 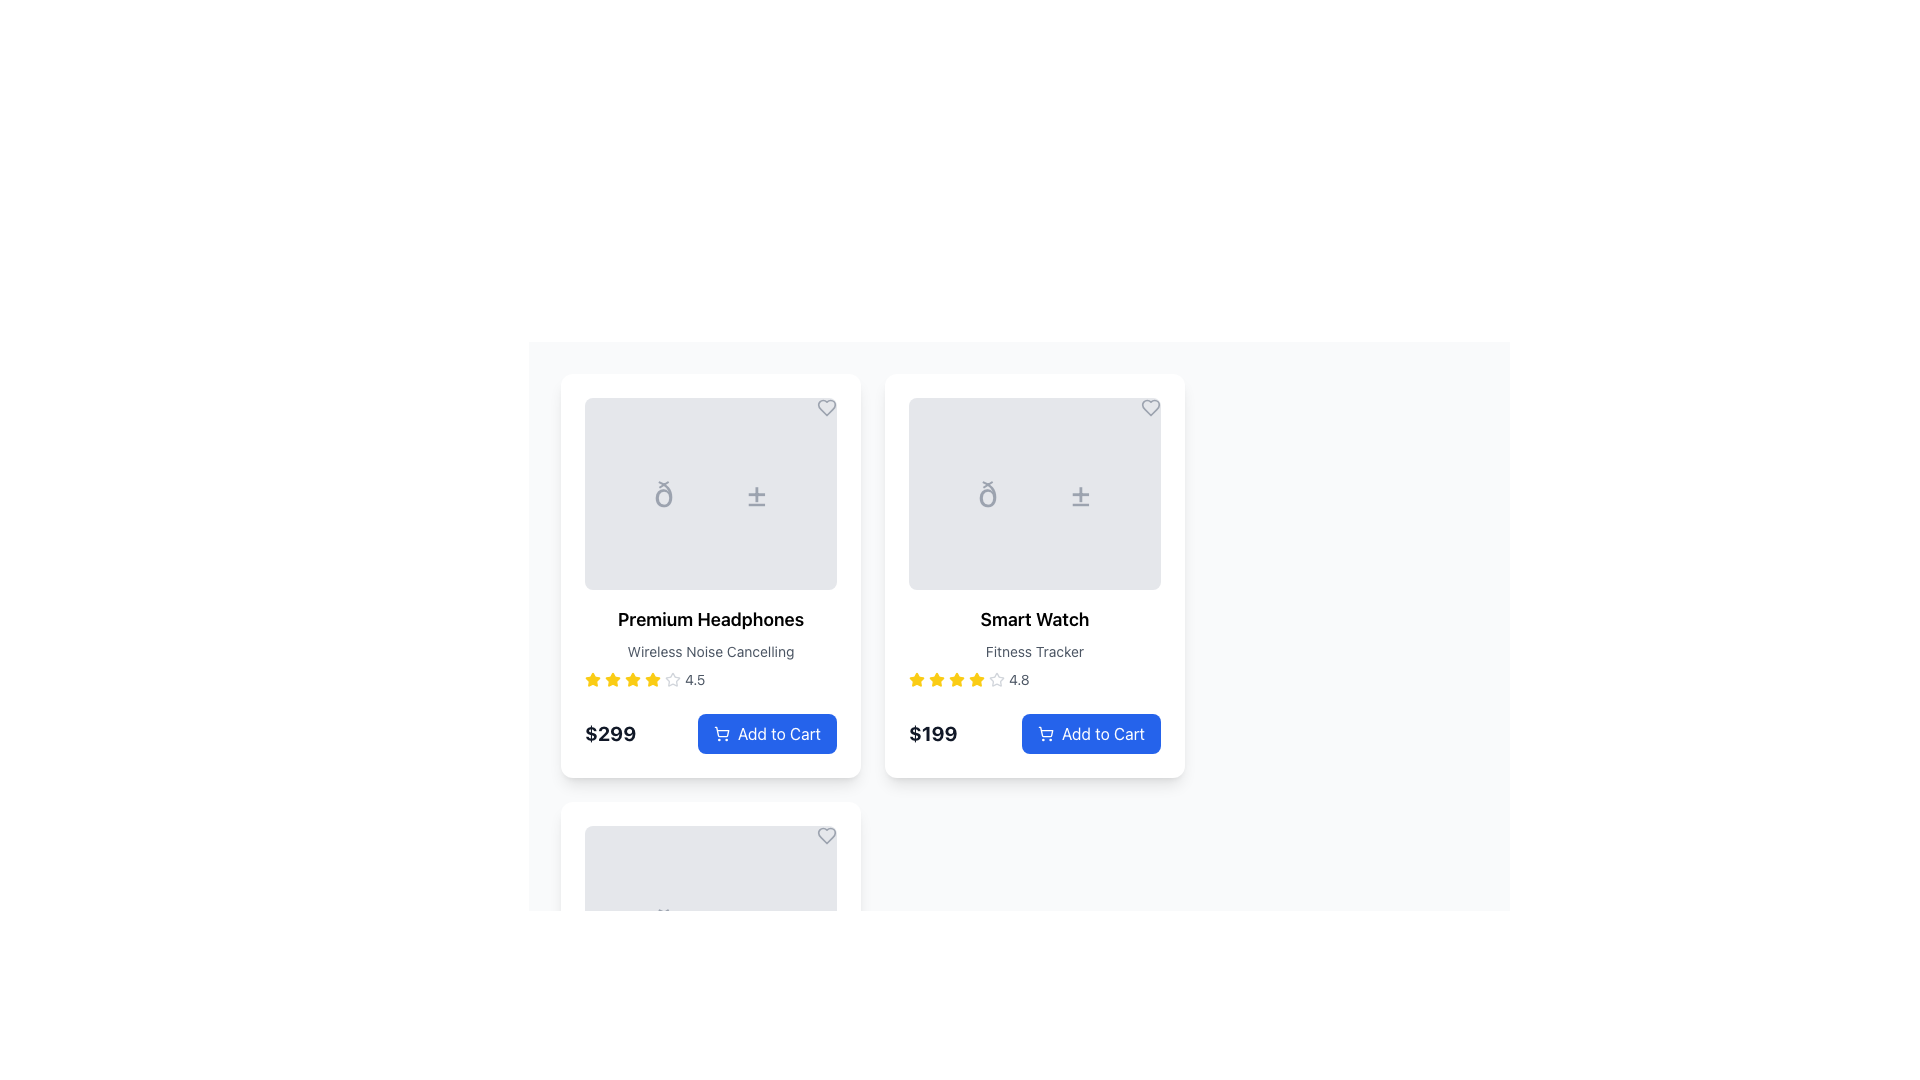 What do you see at coordinates (1035, 725) in the screenshot?
I see `the button in the 'Smart Watch' product card` at bounding box center [1035, 725].